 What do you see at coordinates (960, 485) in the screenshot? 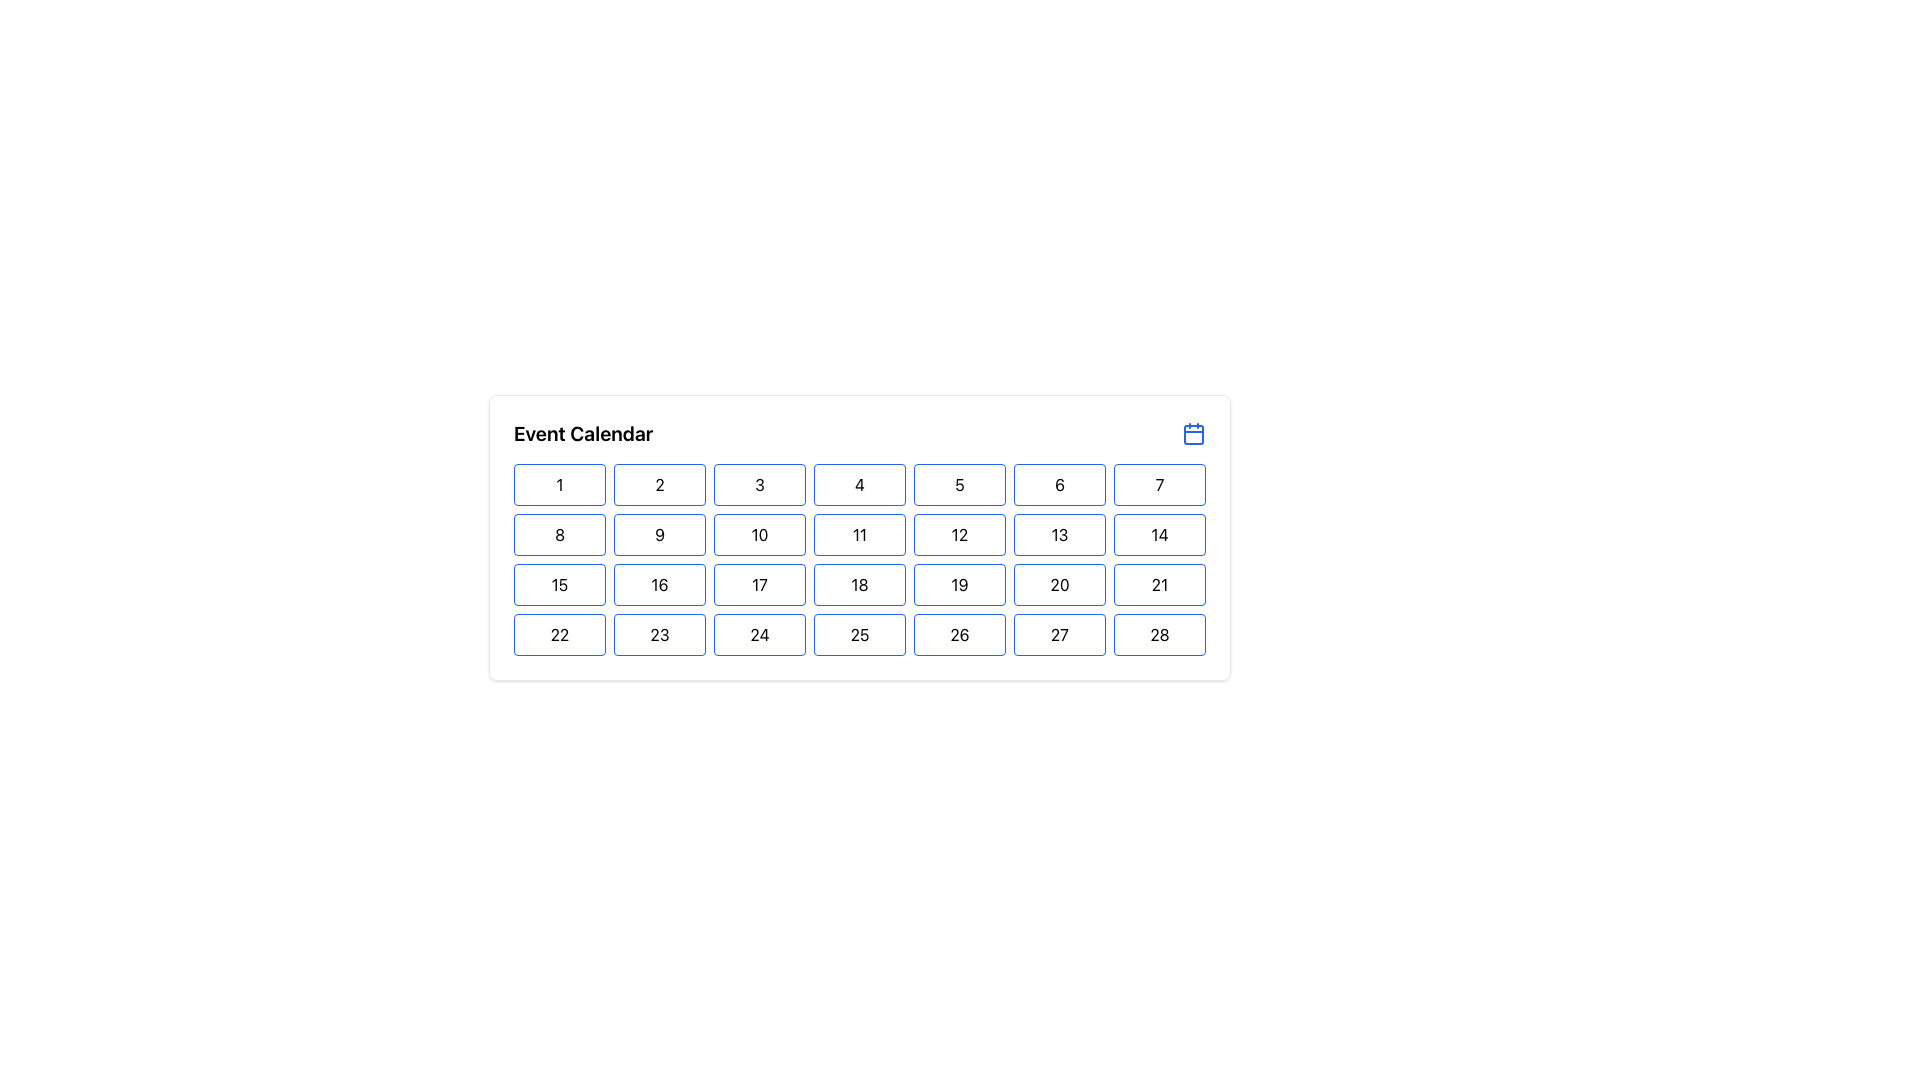
I see `the square button with rounded corners, labeled '5'` at bounding box center [960, 485].